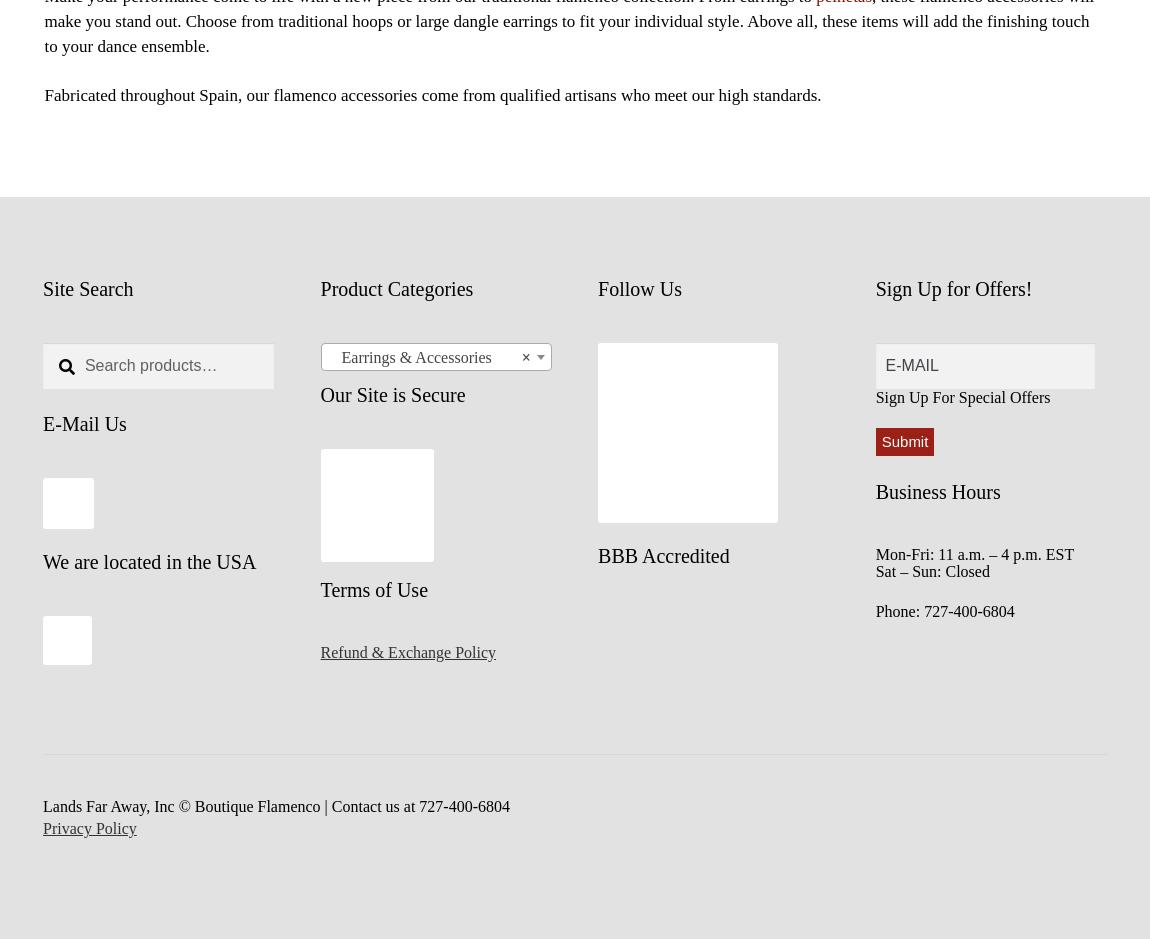 The height and width of the screenshot is (939, 1150). Describe the element at coordinates (875, 396) in the screenshot. I see `'Sign Up For Special Offers'` at that location.